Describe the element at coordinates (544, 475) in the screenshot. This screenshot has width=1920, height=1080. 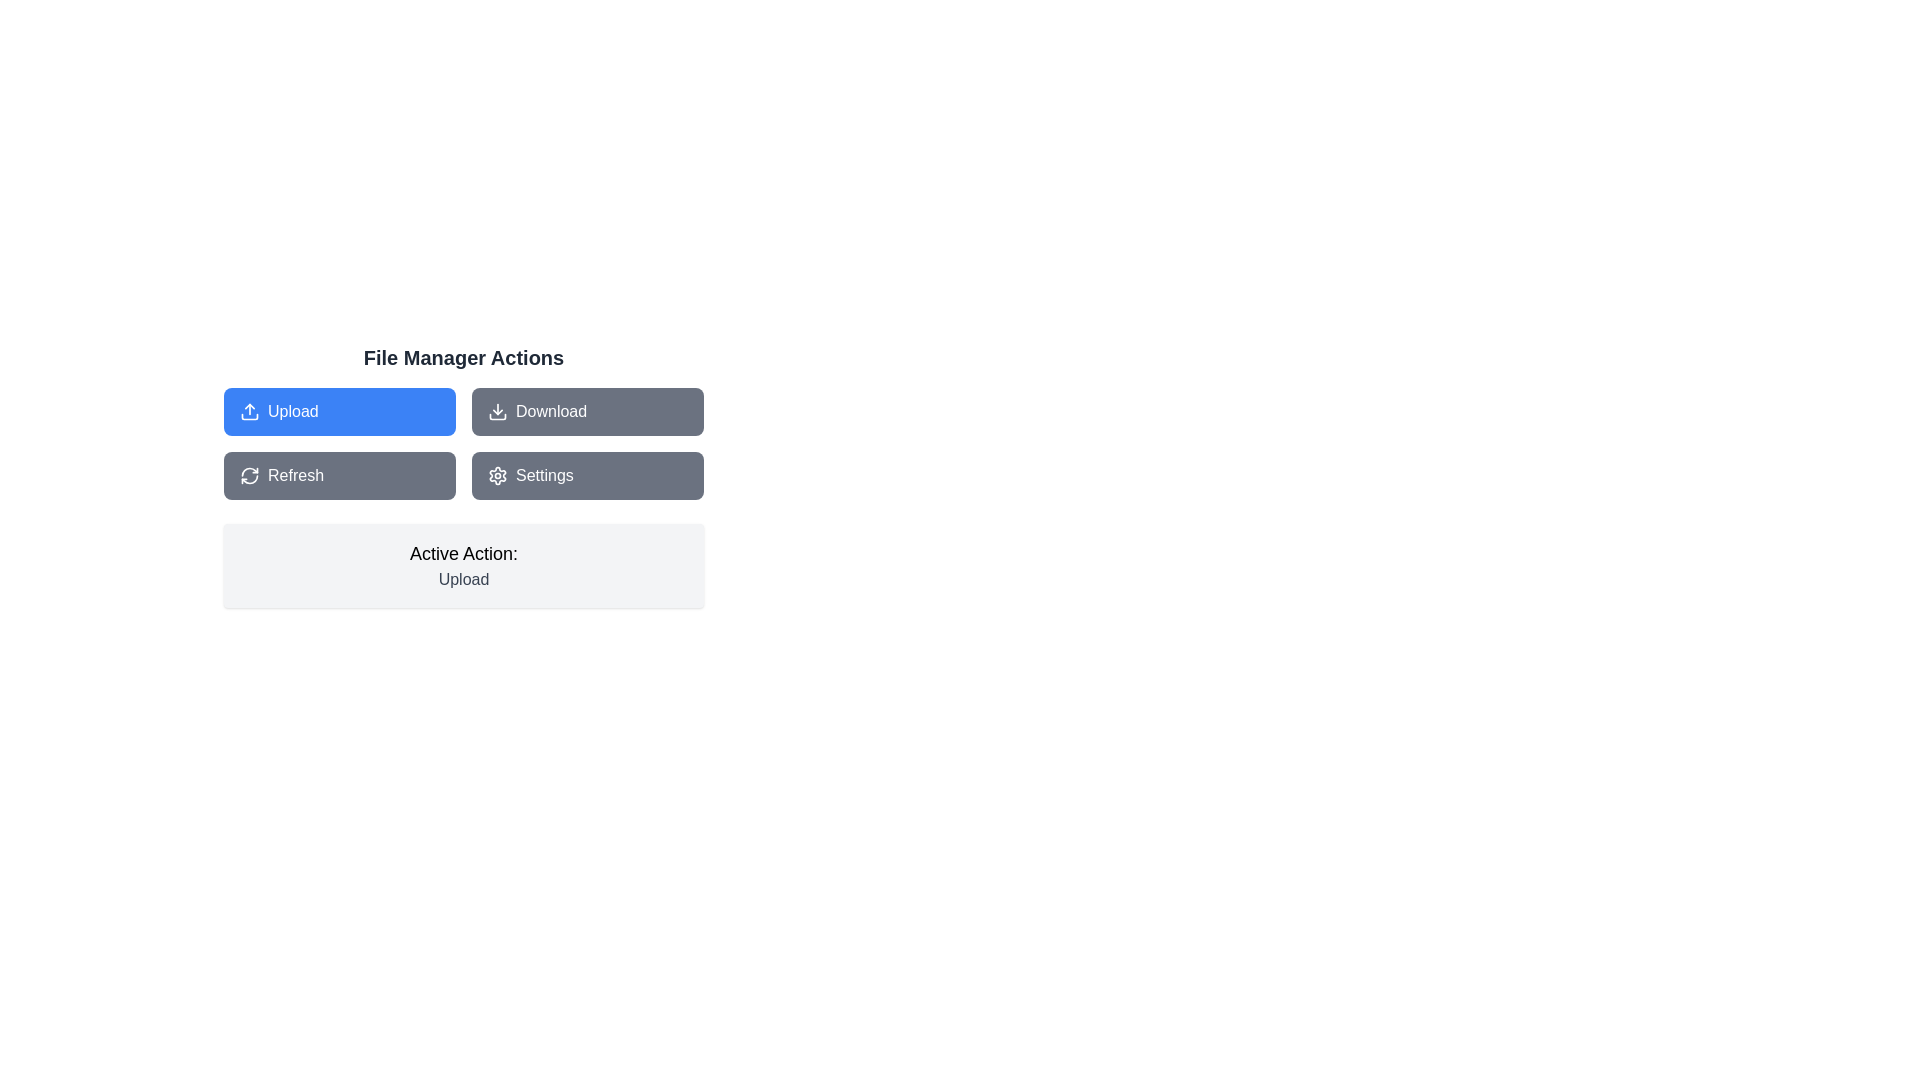
I see `the 'Settings' button` at that location.